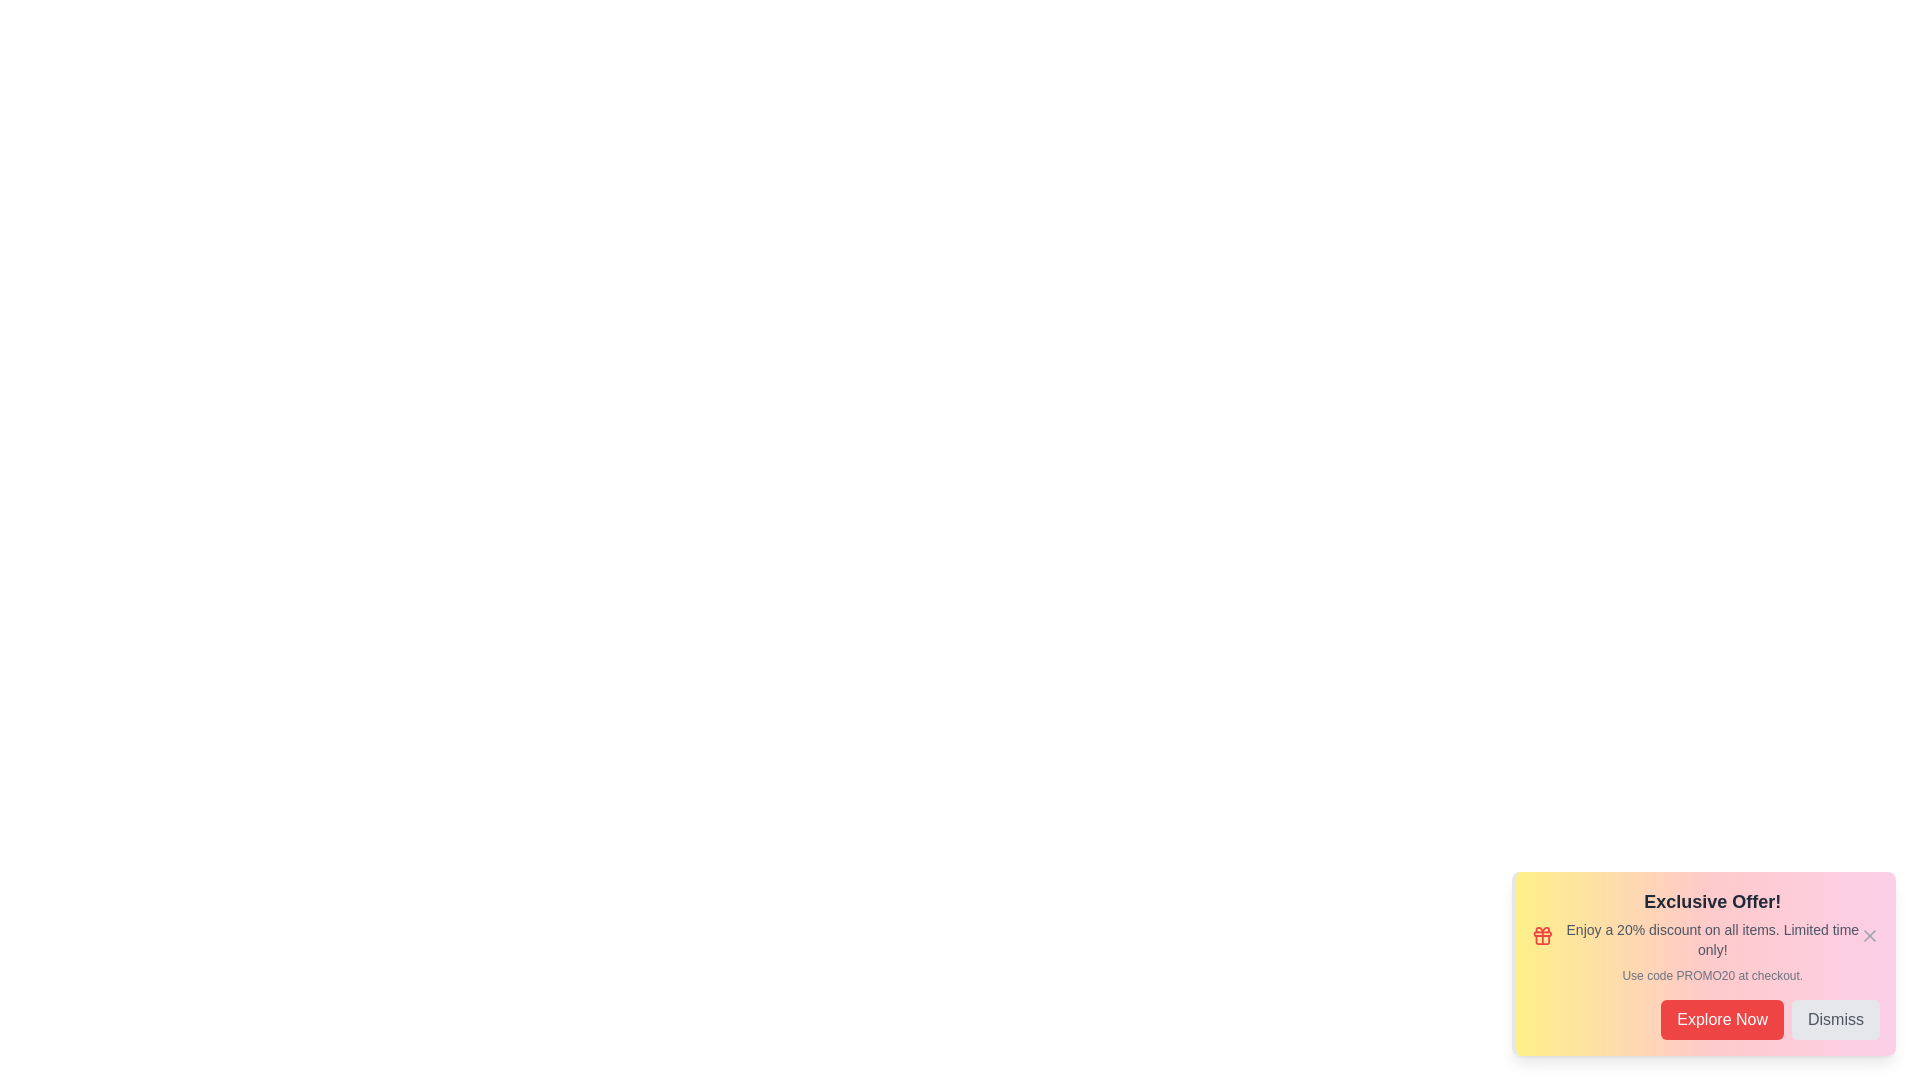 This screenshot has height=1080, width=1920. Describe the element at coordinates (1836, 1019) in the screenshot. I see `the 'Dismiss' button to hide the promotion alert` at that location.